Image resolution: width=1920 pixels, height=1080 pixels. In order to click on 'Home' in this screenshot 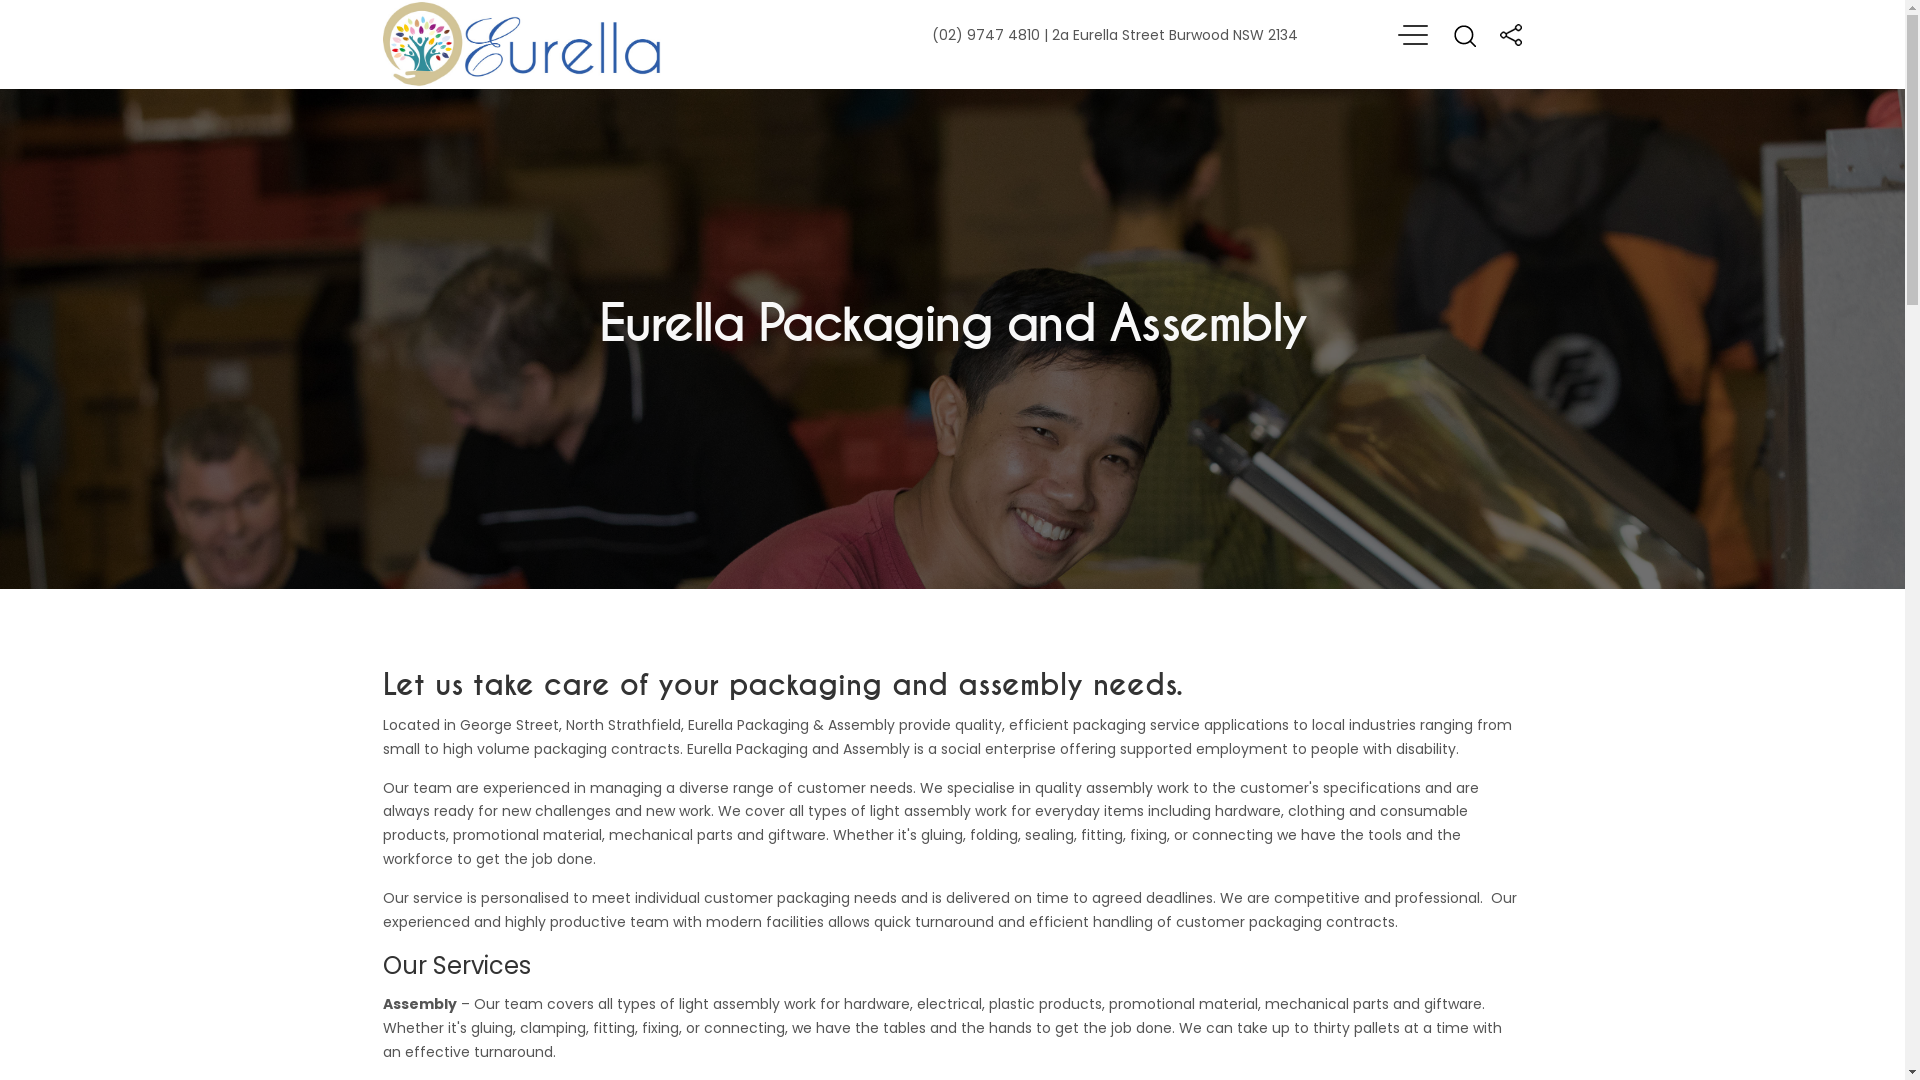, I will do `click(382, 44)`.